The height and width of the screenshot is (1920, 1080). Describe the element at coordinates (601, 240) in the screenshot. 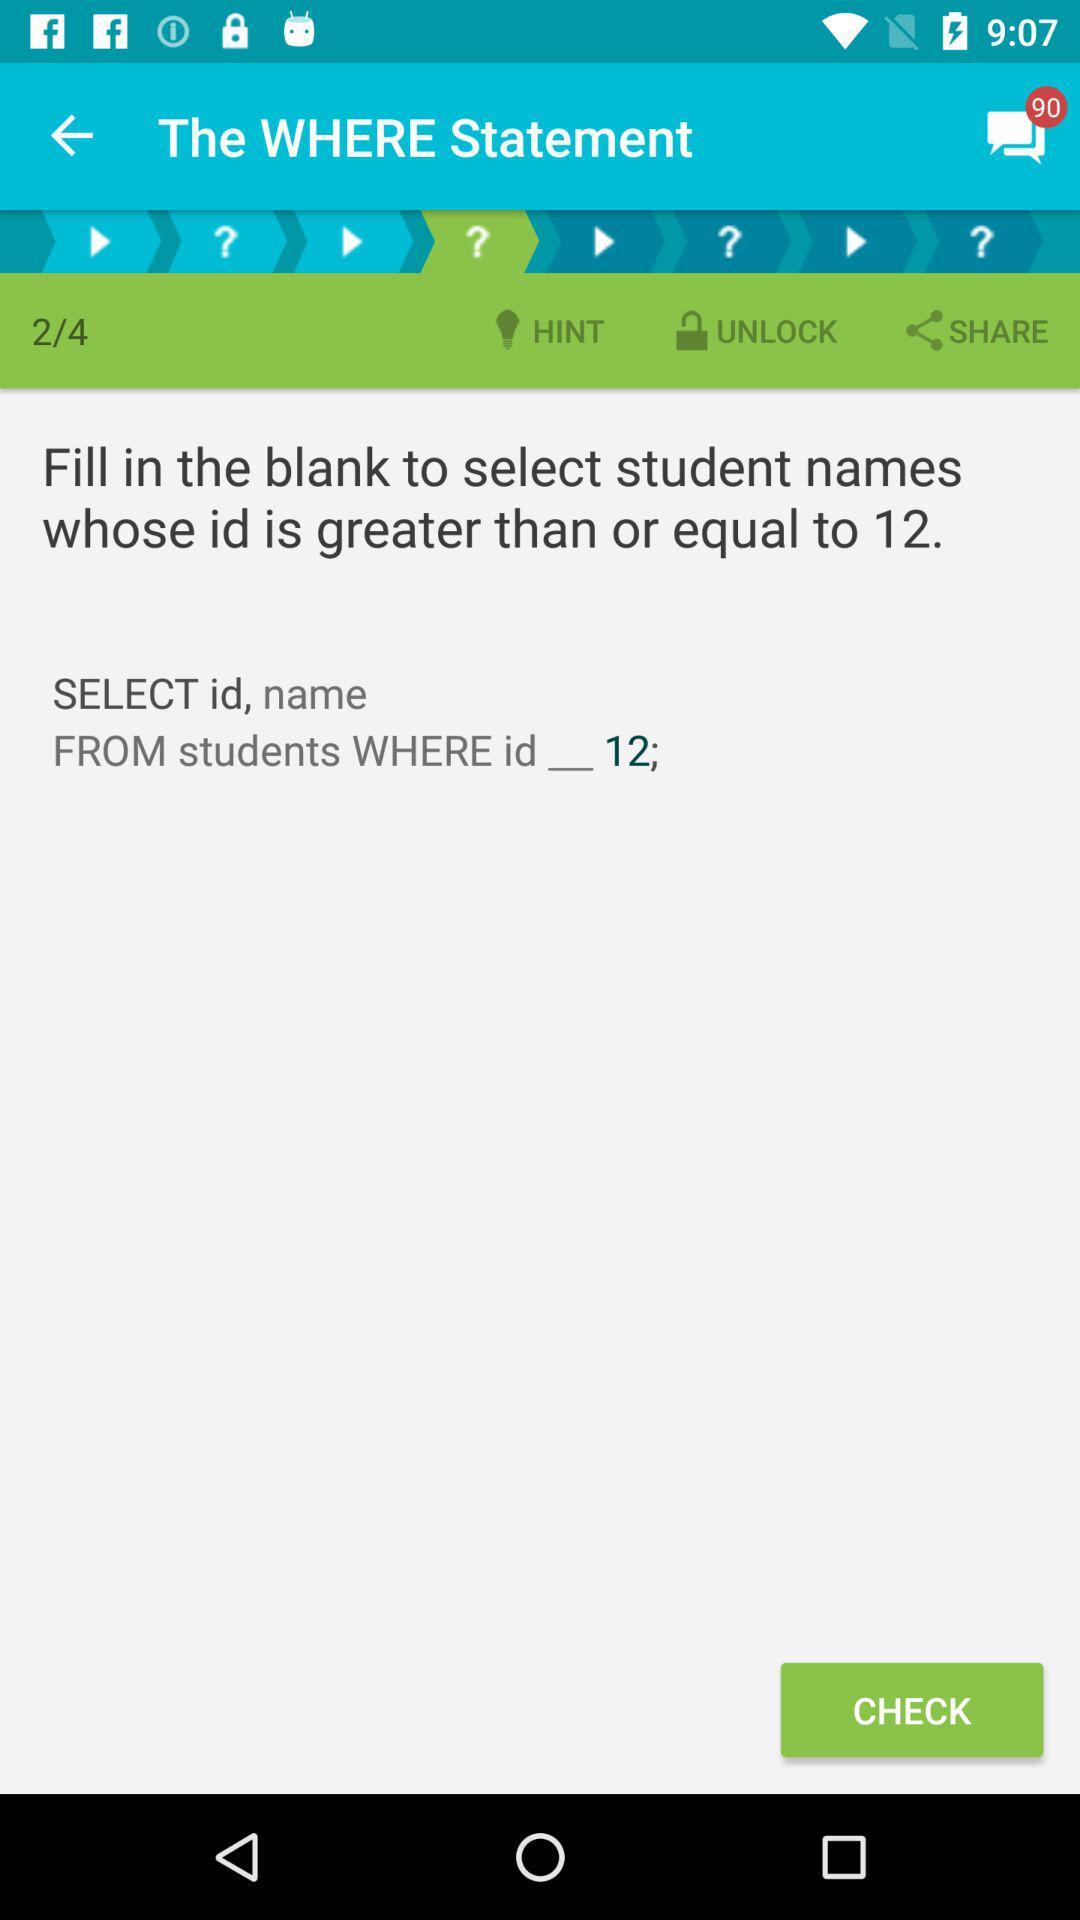

I see `the play icon` at that location.